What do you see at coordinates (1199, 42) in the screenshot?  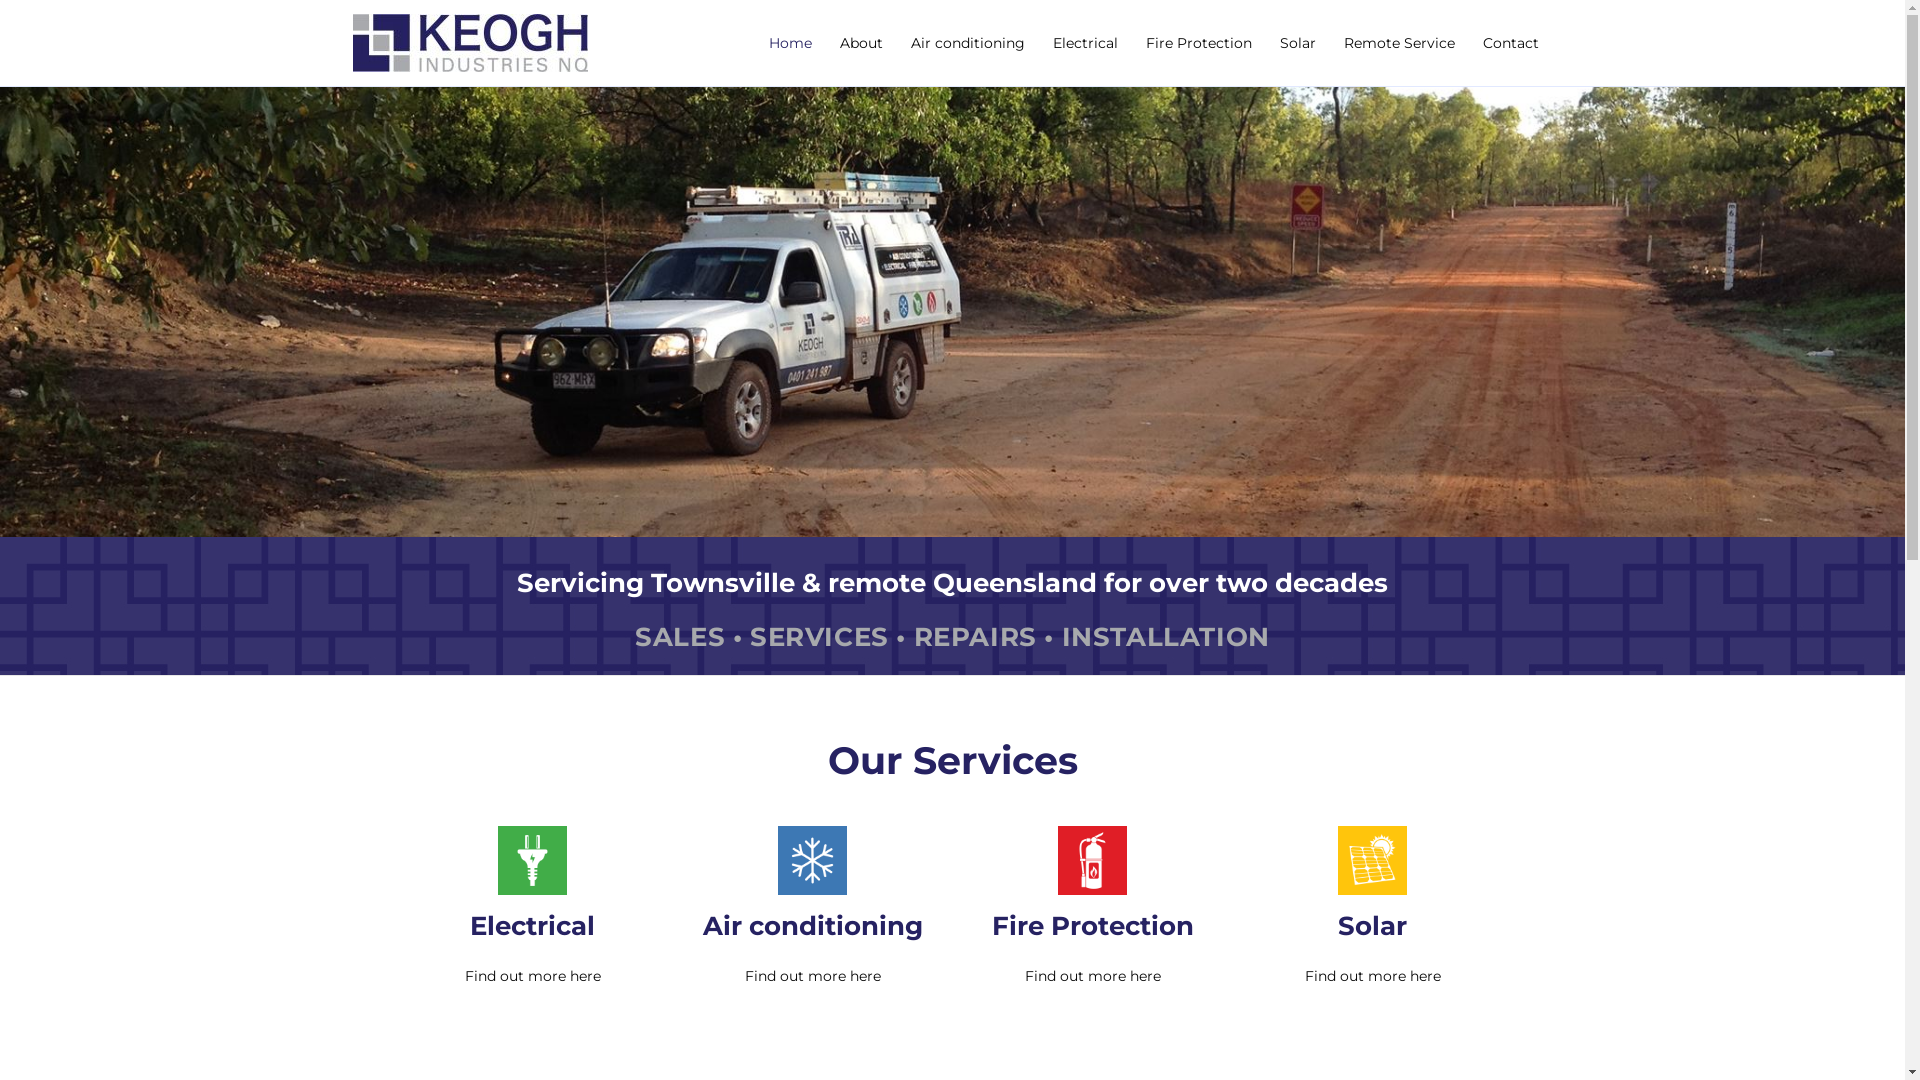 I see `'Fire Protection'` at bounding box center [1199, 42].